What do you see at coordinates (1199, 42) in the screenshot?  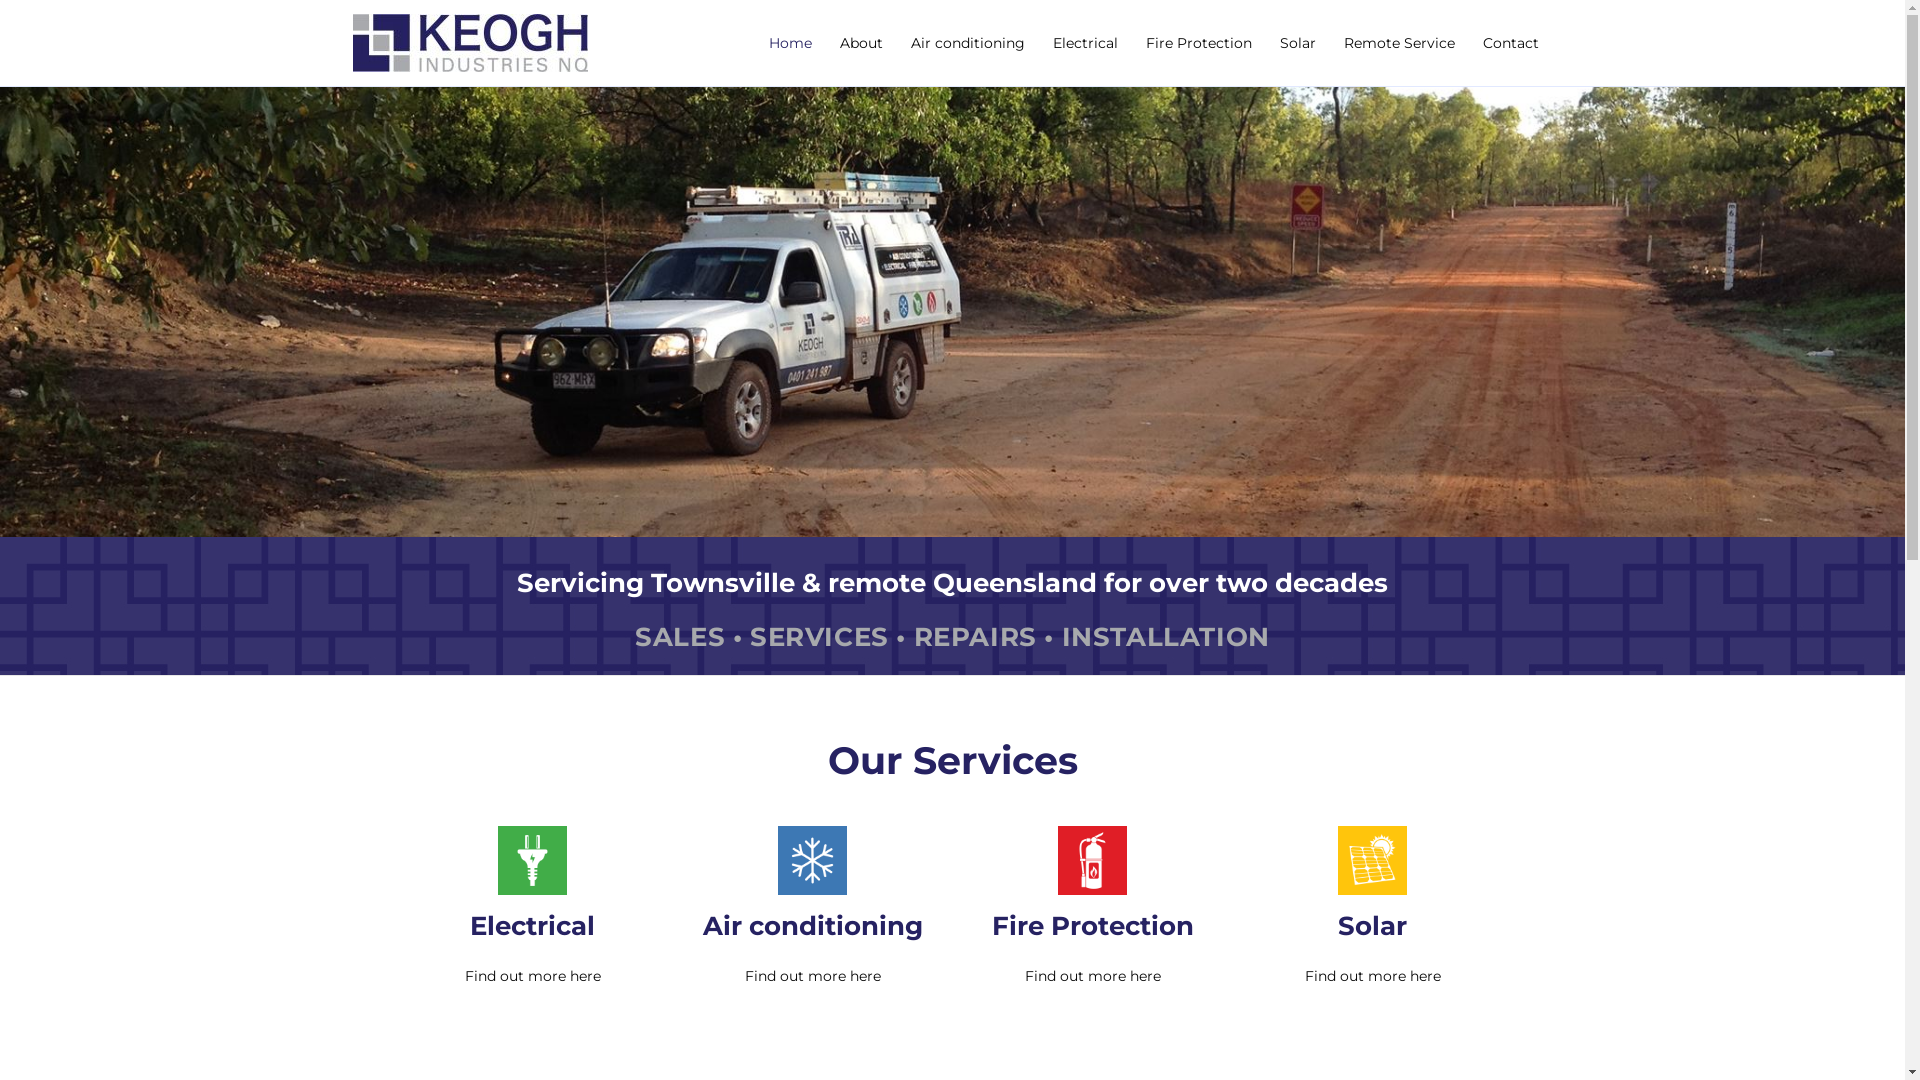 I see `'Fire Protection'` at bounding box center [1199, 42].